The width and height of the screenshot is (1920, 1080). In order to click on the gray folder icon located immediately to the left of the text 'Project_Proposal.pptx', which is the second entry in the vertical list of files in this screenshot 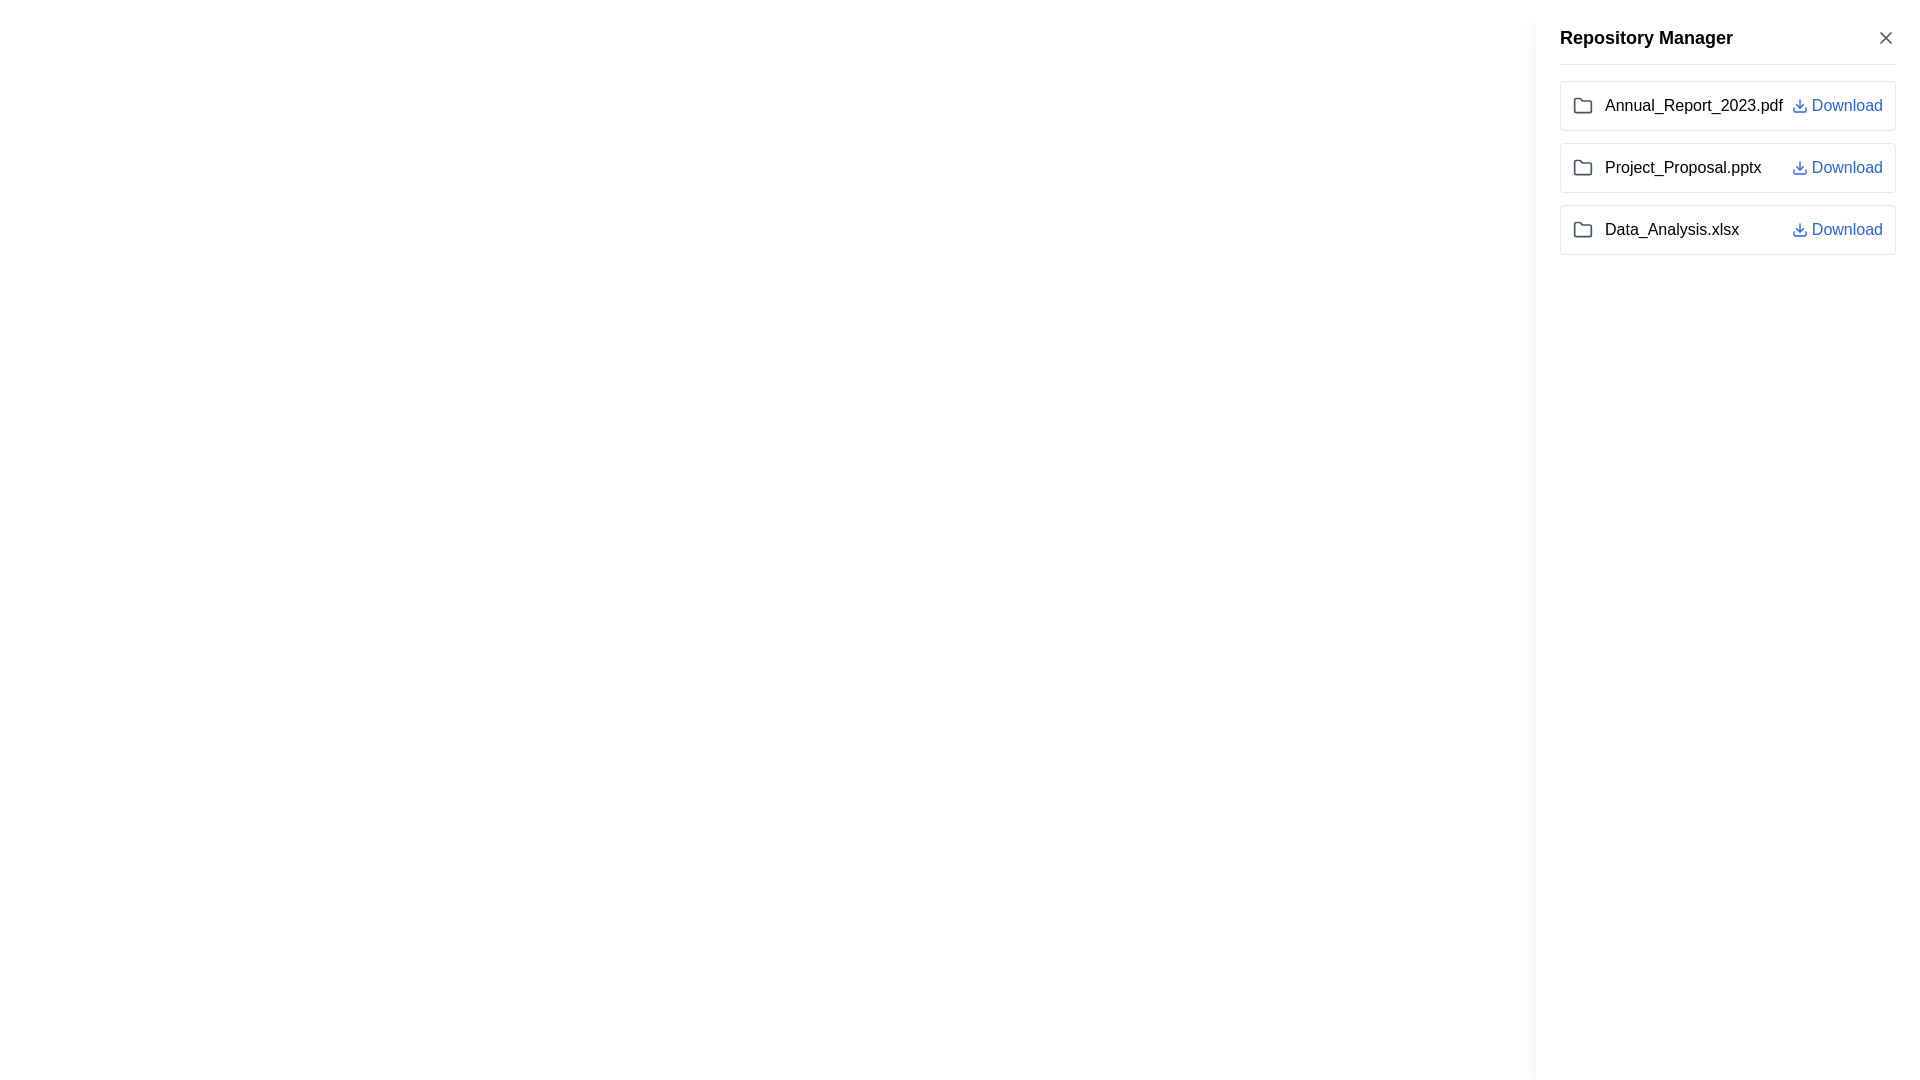, I will do `click(1582, 167)`.